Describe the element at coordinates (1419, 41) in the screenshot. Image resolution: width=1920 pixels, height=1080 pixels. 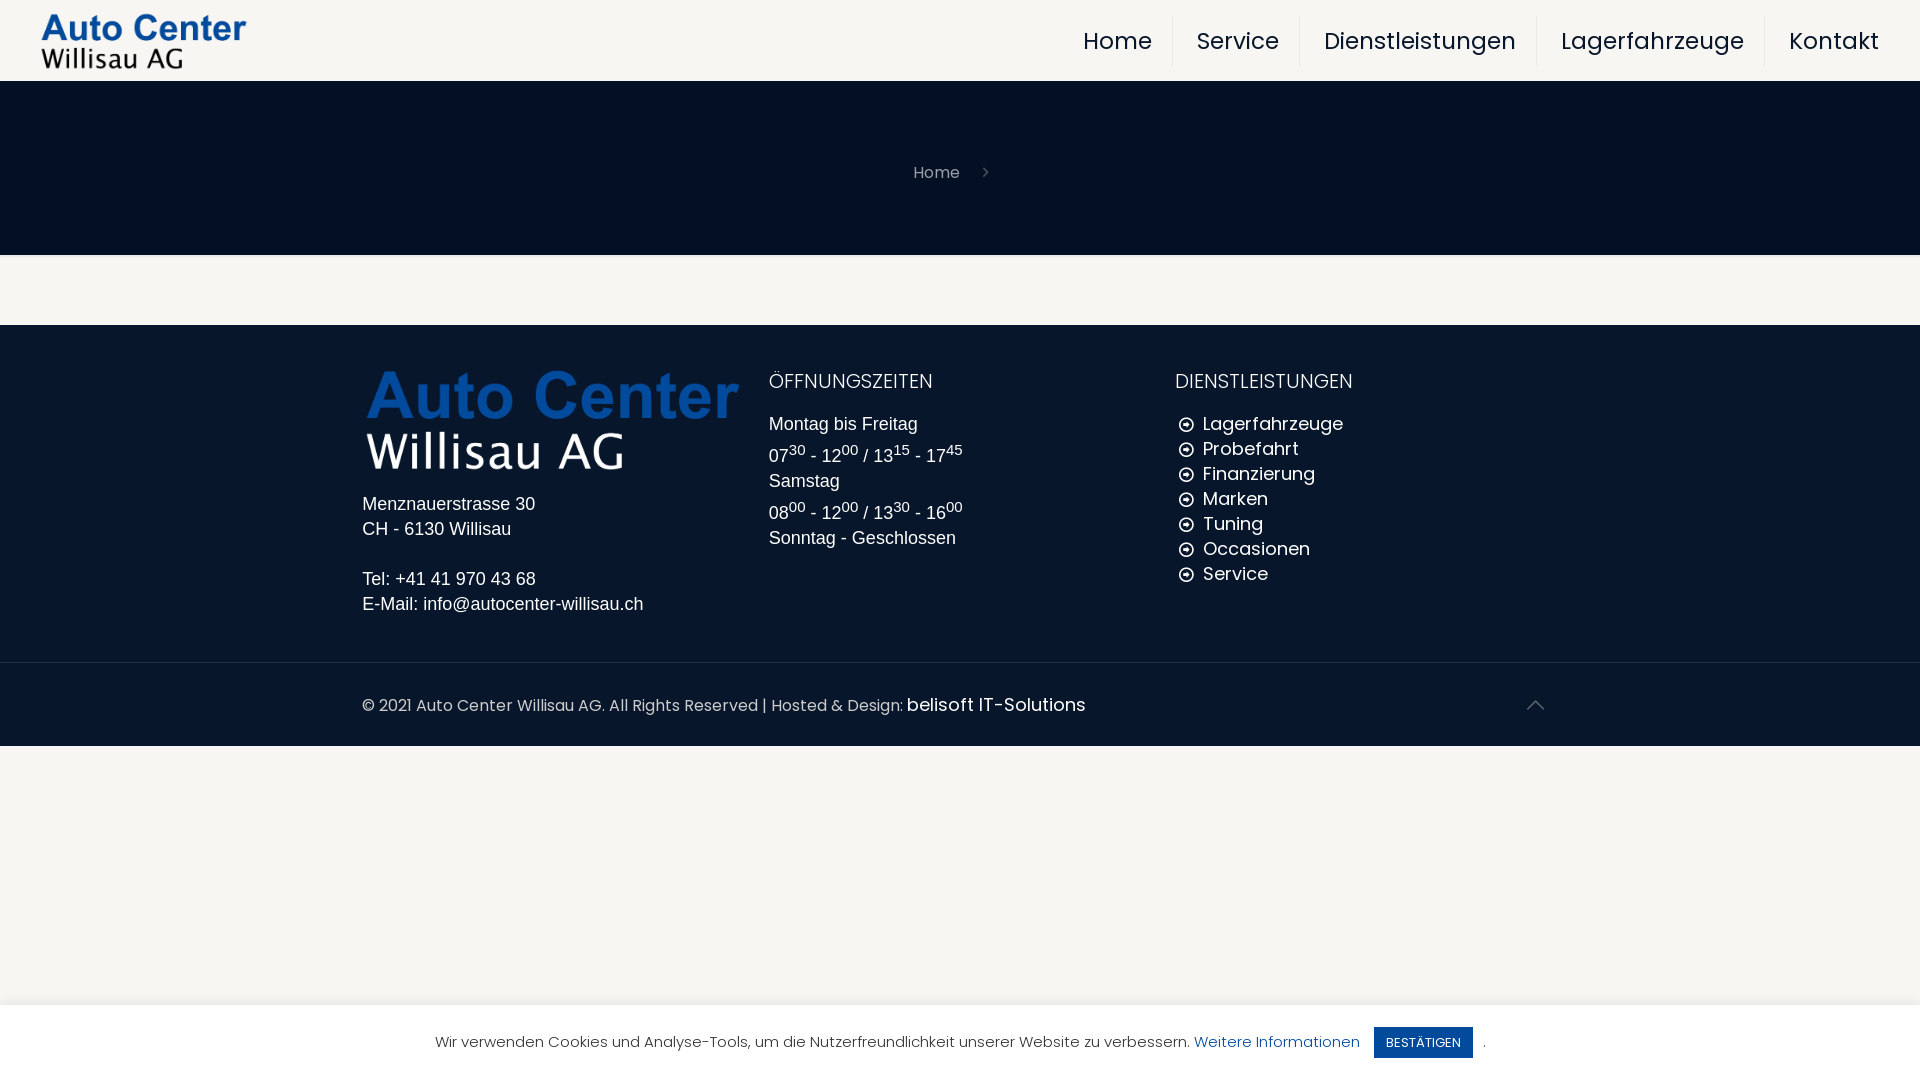
I see `'Dienstleistungen'` at that location.